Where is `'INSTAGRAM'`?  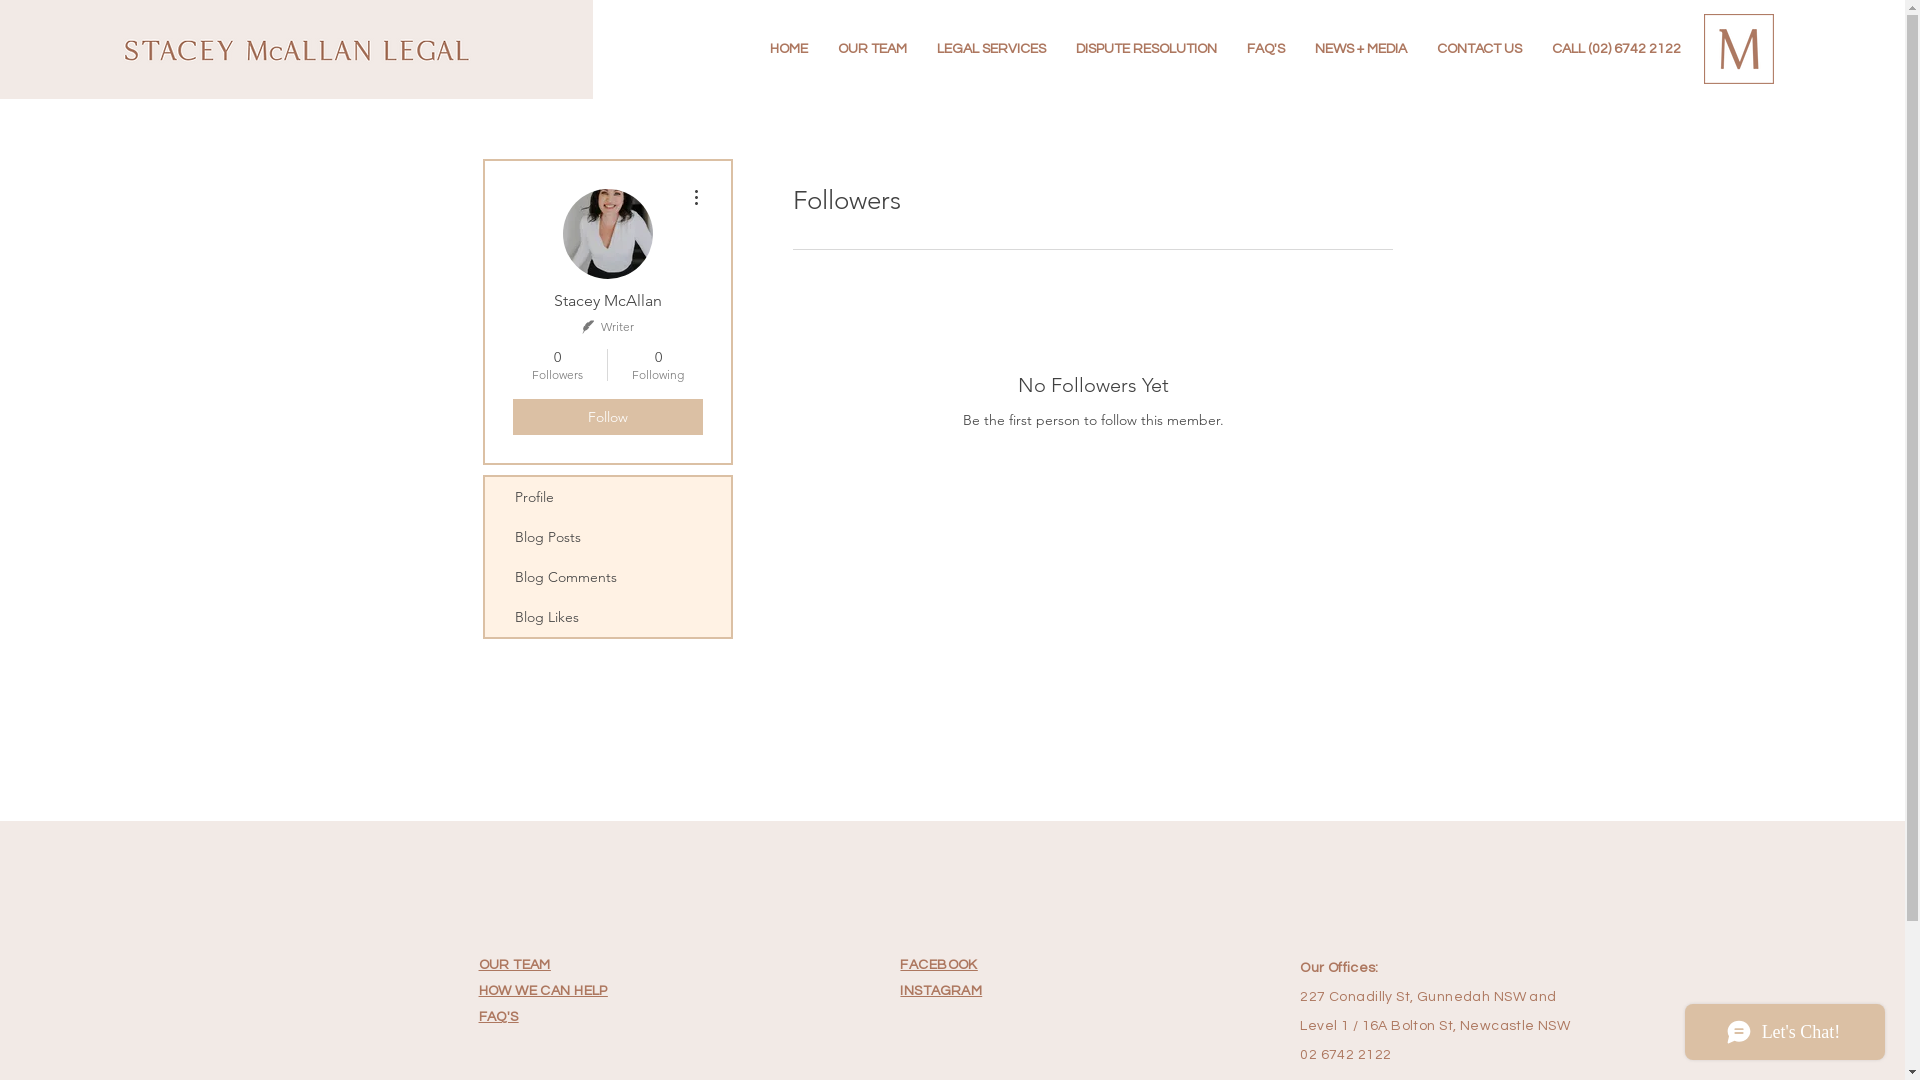
'INSTAGRAM' is located at coordinates (939, 990).